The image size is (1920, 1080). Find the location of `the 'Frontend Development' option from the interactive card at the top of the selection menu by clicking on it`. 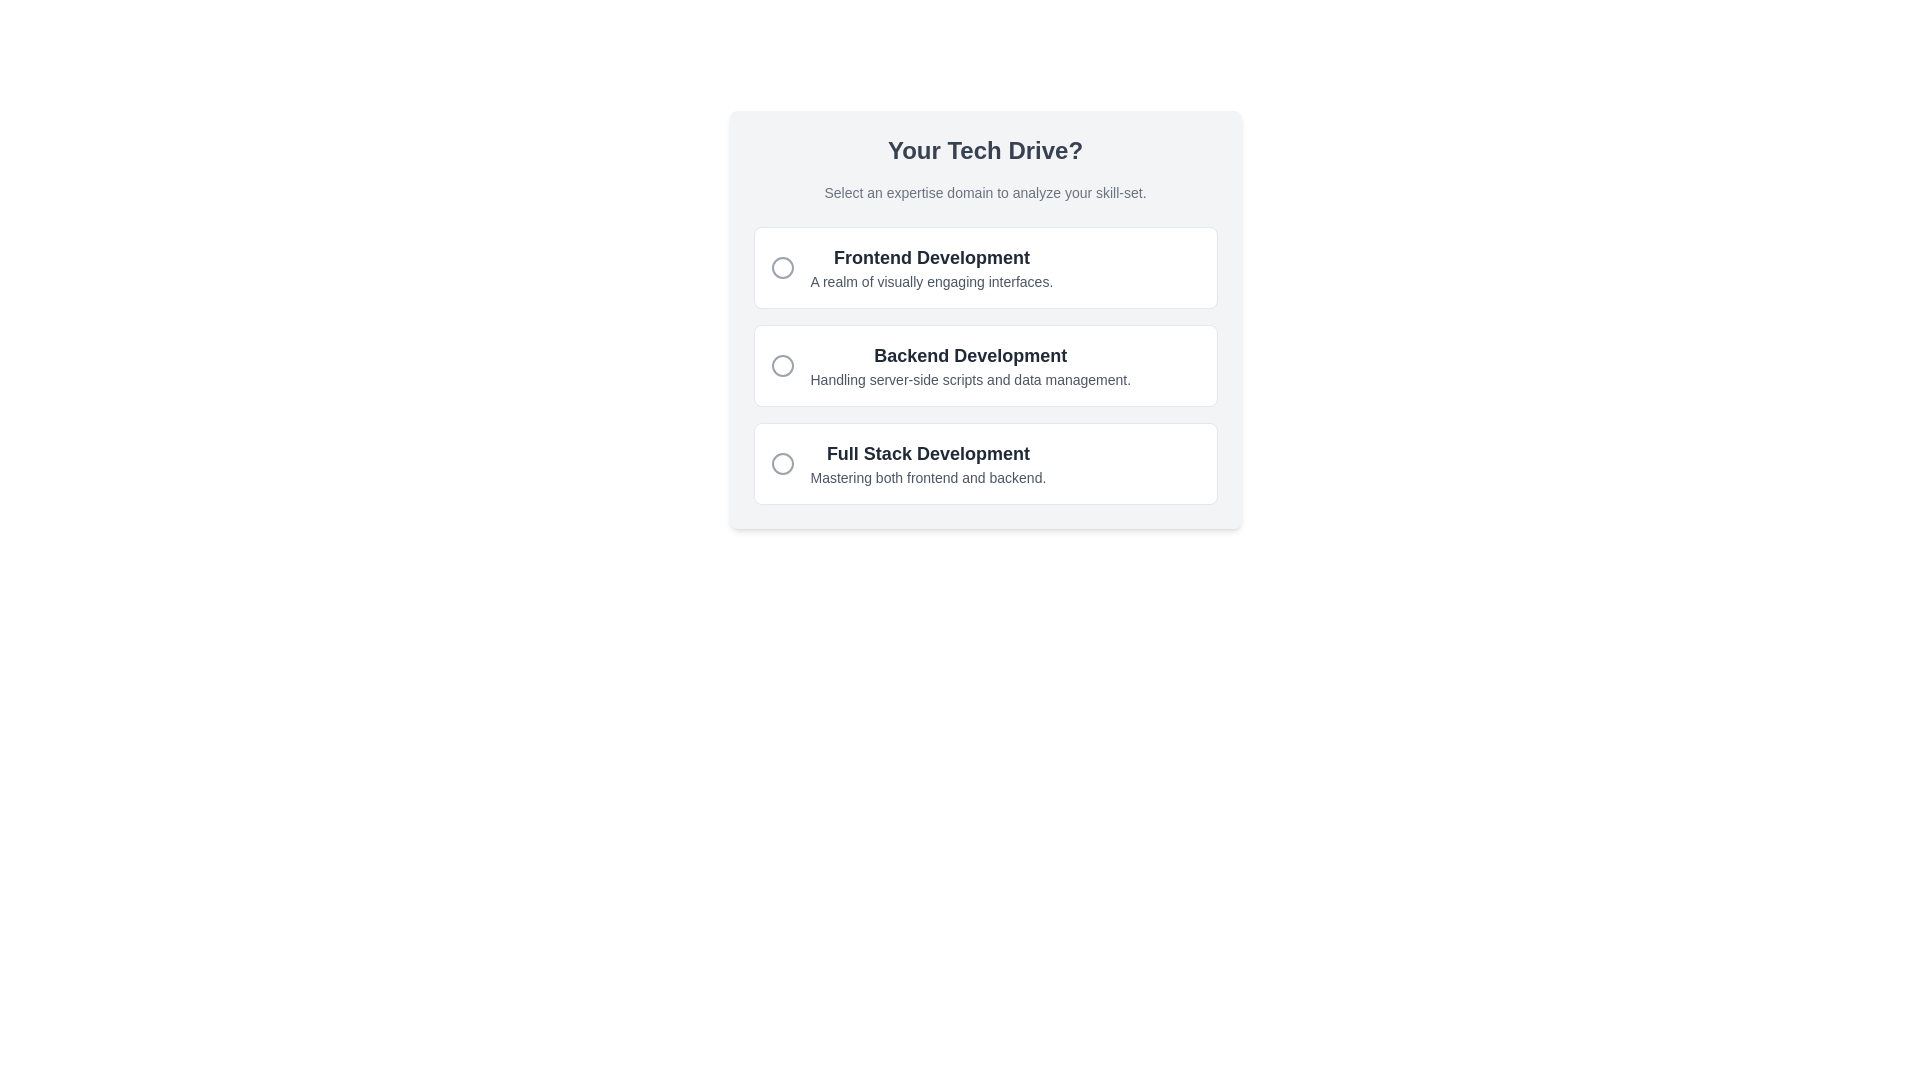

the 'Frontend Development' option from the interactive card at the top of the selection menu by clicking on it is located at coordinates (985, 266).